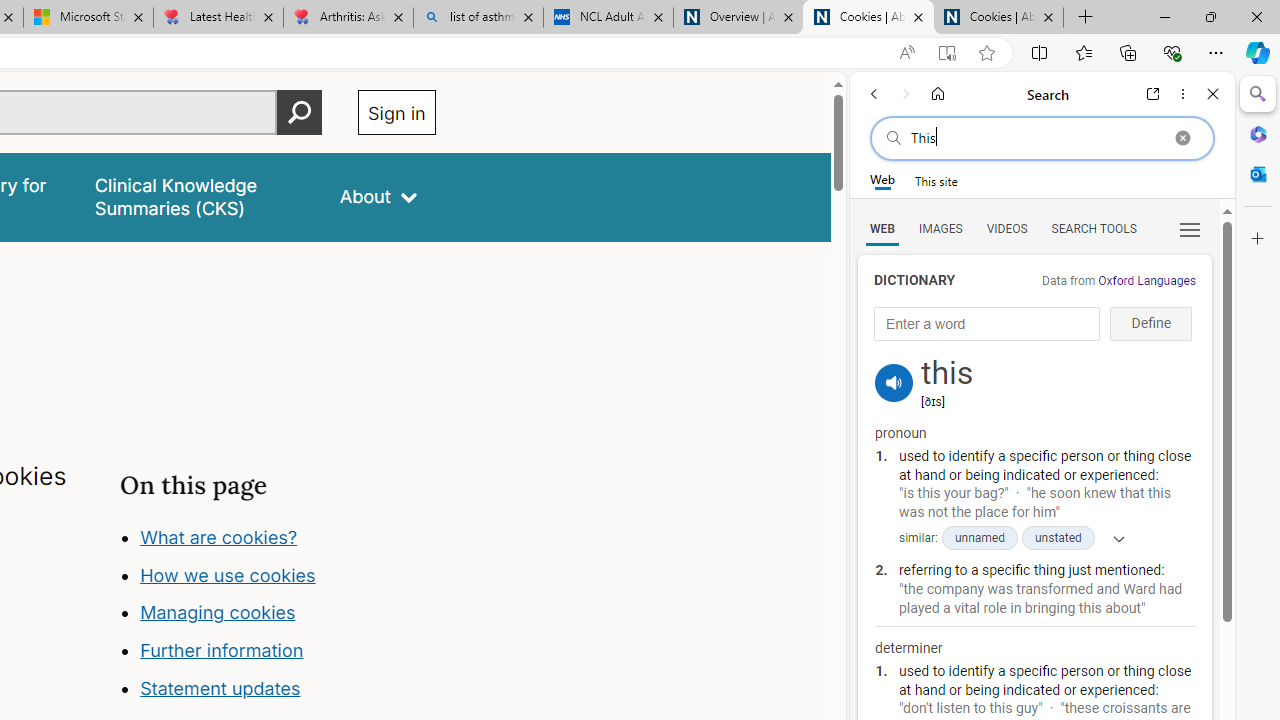 Image resolution: width=1280 pixels, height=720 pixels. Describe the element at coordinates (298, 112) in the screenshot. I see `'Perform search'` at that location.